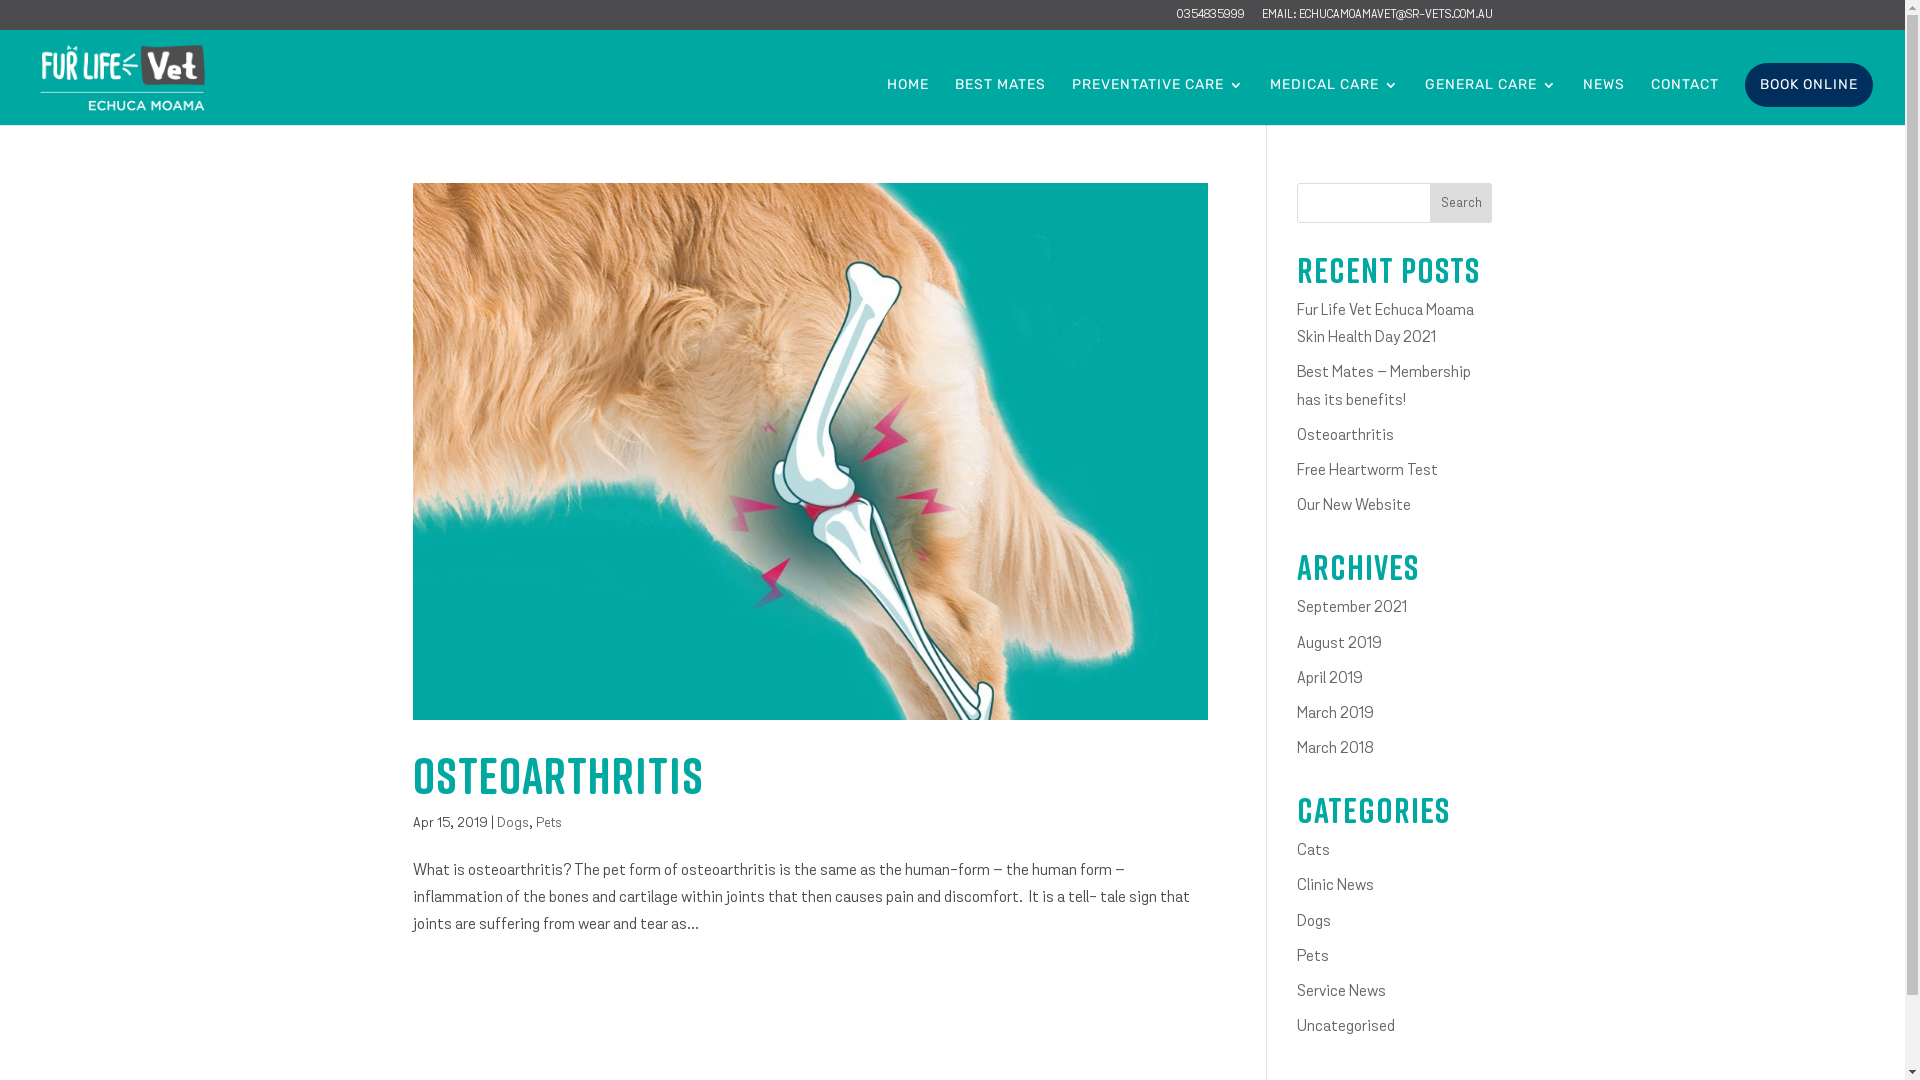  I want to click on 'Our New Website', so click(1353, 504).